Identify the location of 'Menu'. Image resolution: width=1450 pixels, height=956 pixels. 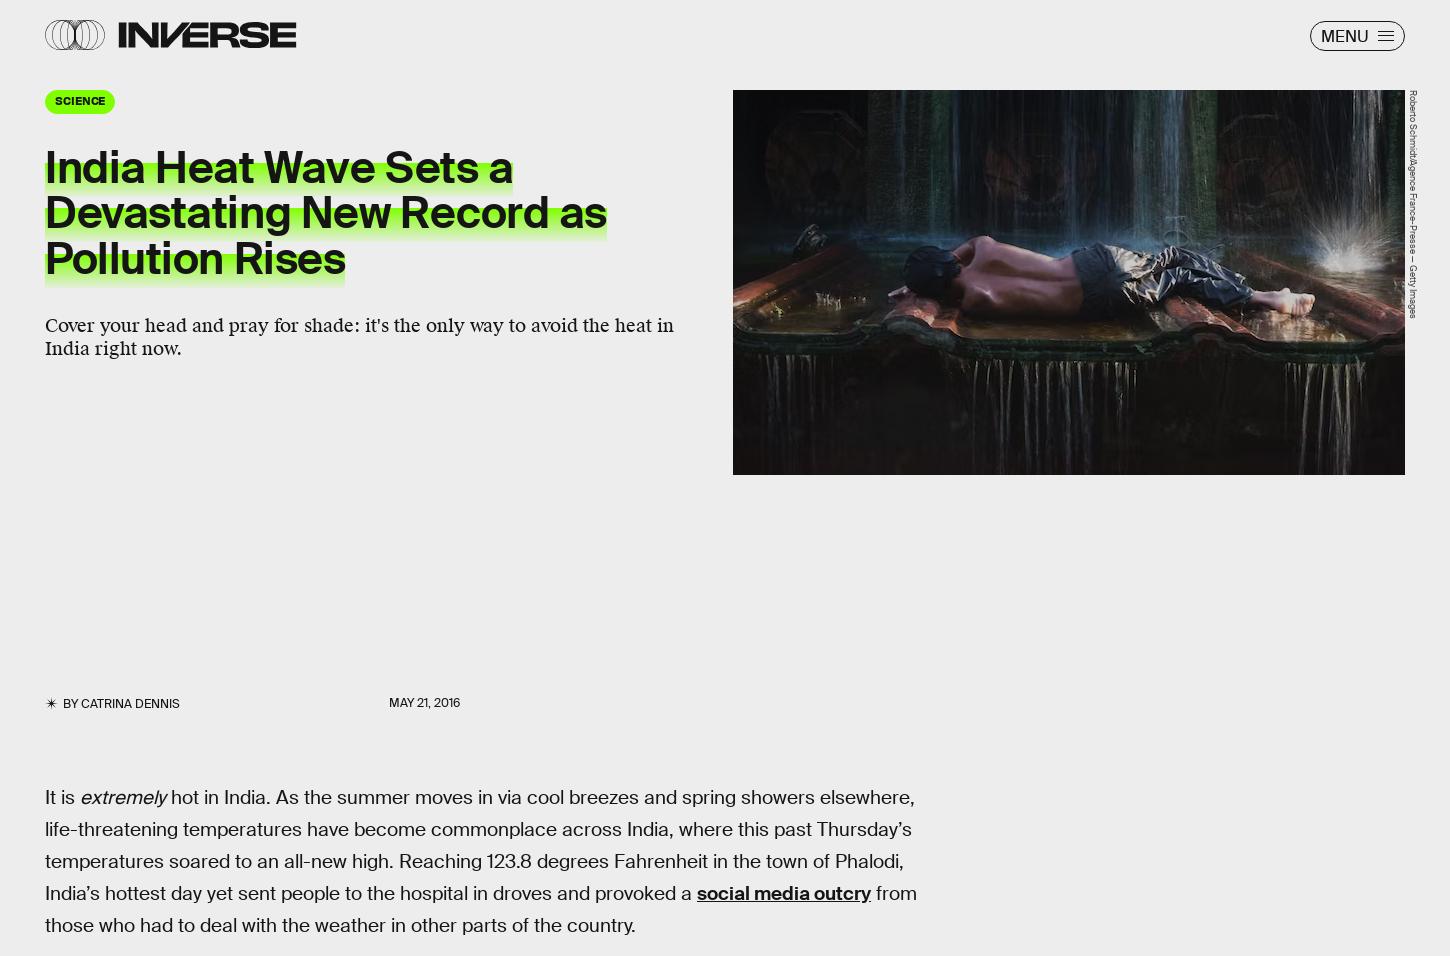
(1343, 34).